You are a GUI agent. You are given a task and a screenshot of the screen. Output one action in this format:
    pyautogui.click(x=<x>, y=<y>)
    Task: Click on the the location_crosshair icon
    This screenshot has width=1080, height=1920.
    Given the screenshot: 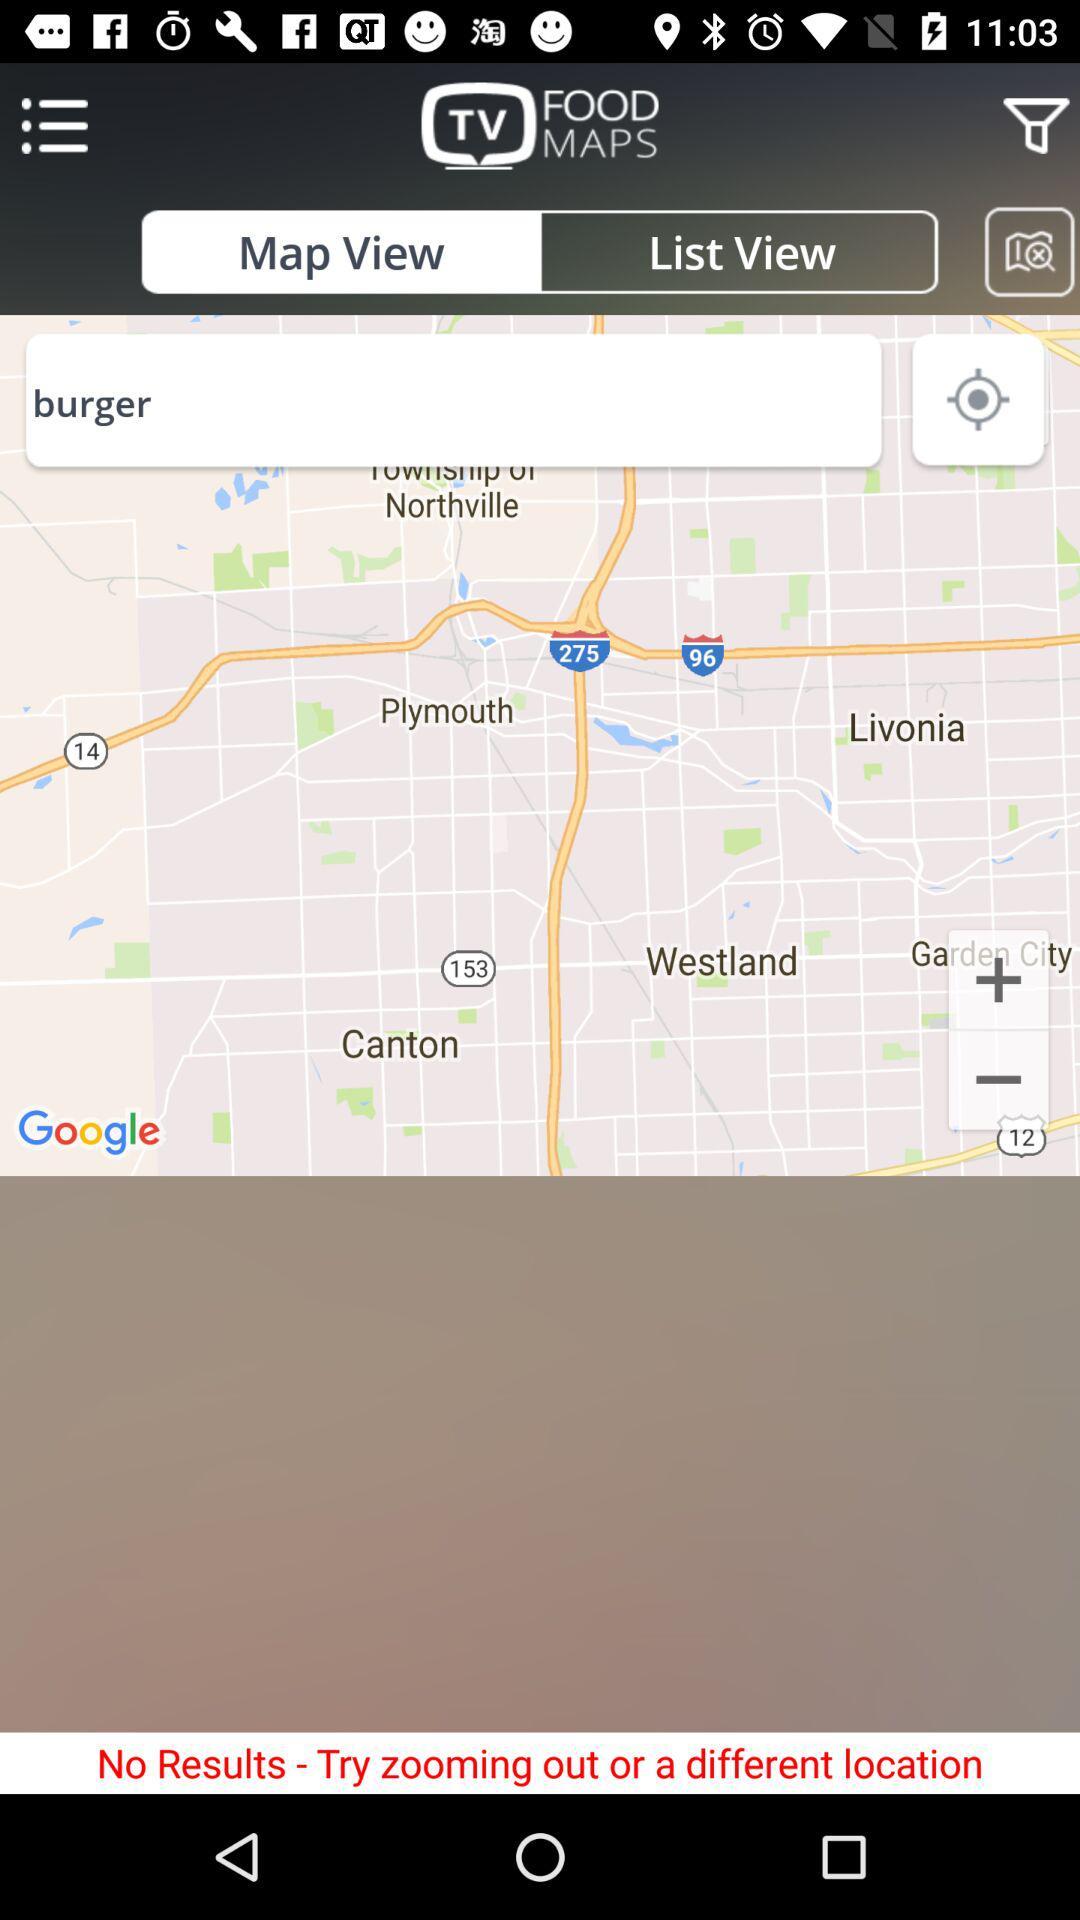 What is the action you would take?
    pyautogui.click(x=978, y=402)
    